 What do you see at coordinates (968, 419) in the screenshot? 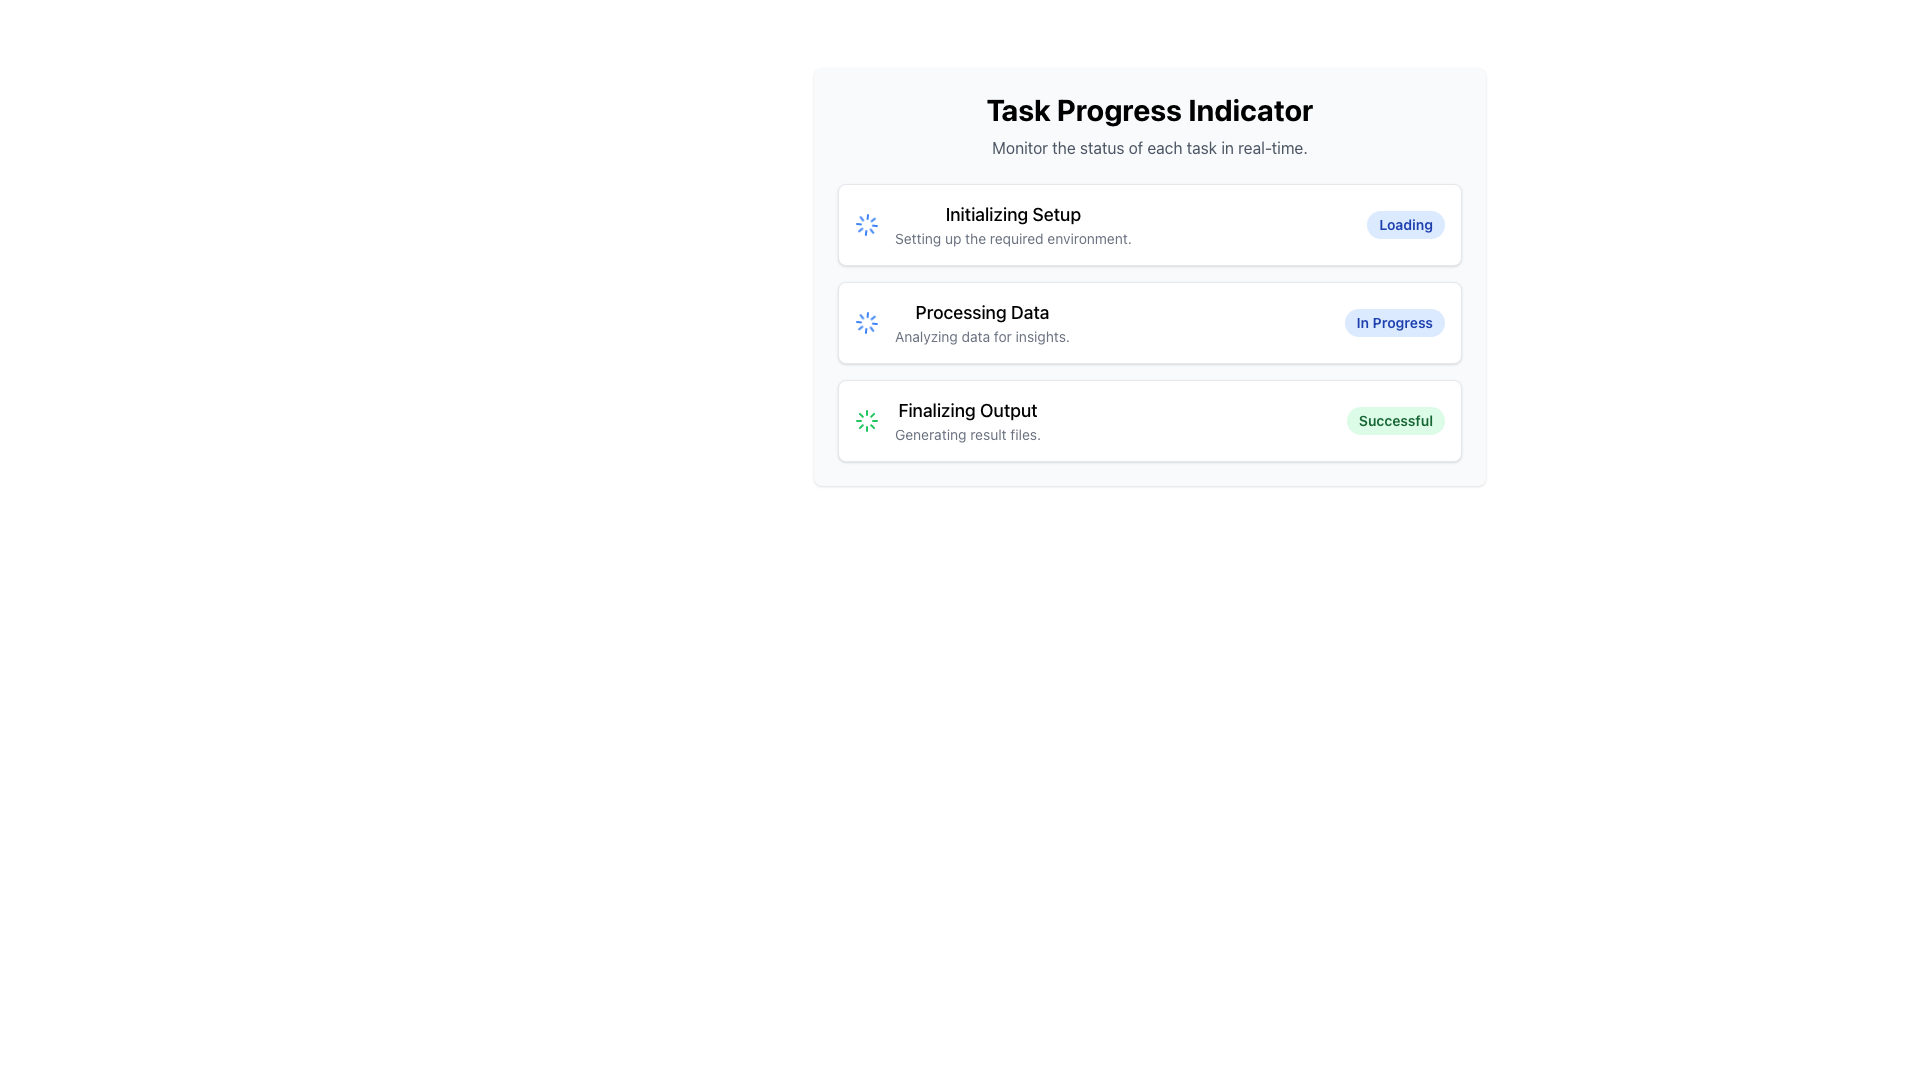
I see `the text block displaying 'Finalizing Output' which indicates the task status in the 'Task Progress Indicator' panel` at bounding box center [968, 419].